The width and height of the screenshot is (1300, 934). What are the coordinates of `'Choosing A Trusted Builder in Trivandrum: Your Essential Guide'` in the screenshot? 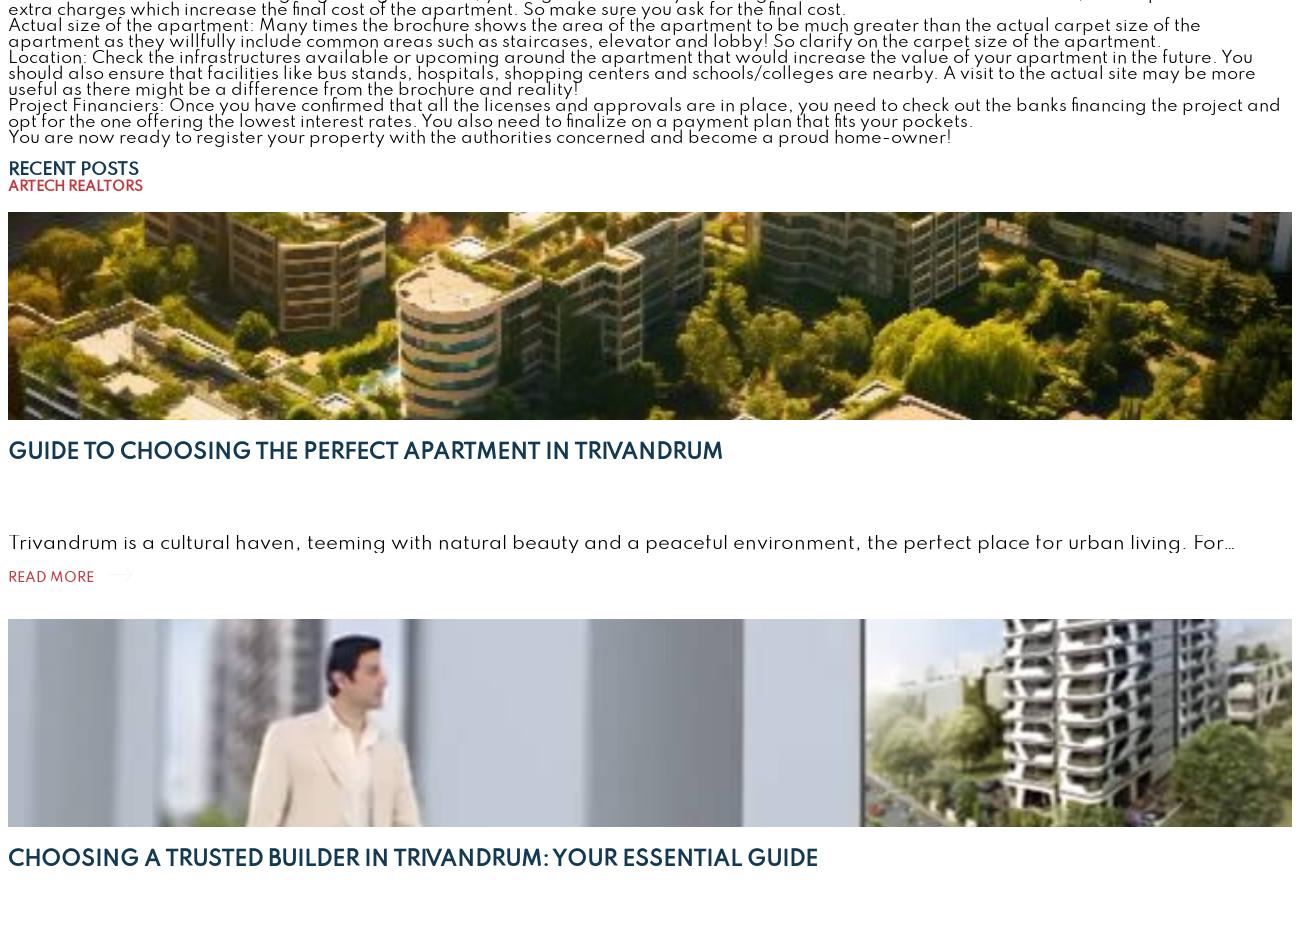 It's located at (413, 857).